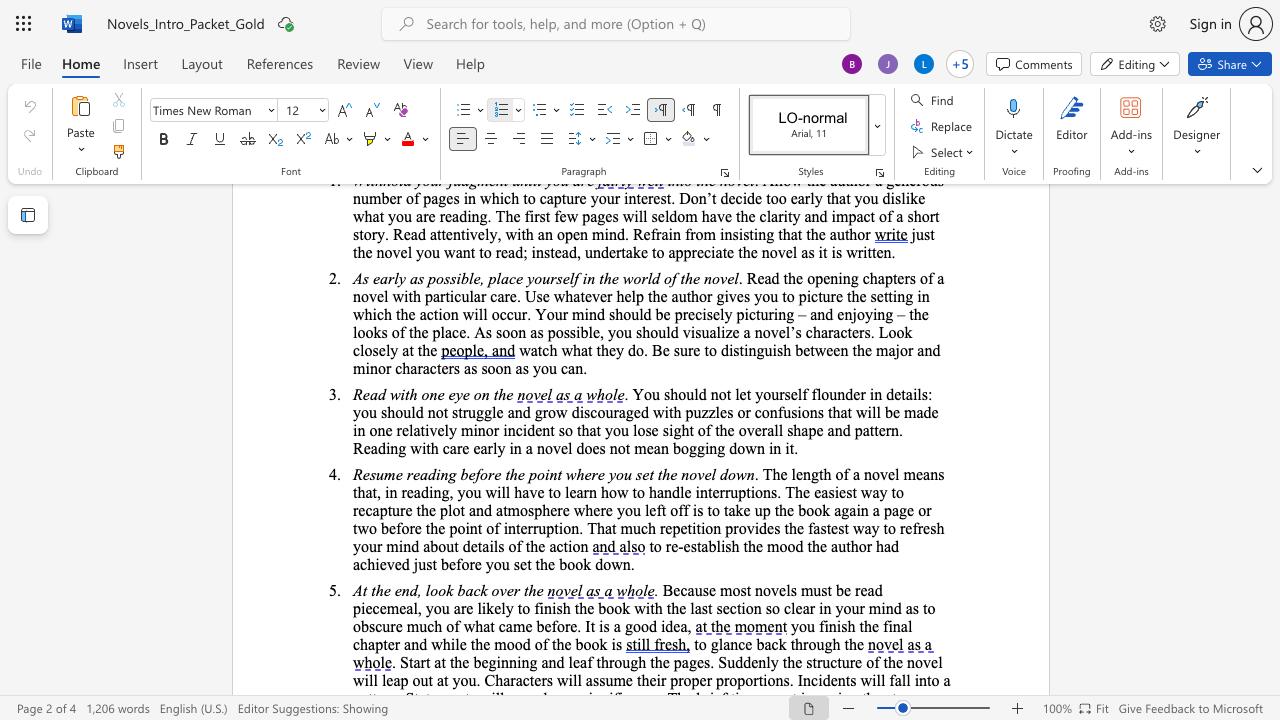 The height and width of the screenshot is (720, 1280). Describe the element at coordinates (447, 564) in the screenshot. I see `the space between the continuous character "b" and "e" in the text` at that location.